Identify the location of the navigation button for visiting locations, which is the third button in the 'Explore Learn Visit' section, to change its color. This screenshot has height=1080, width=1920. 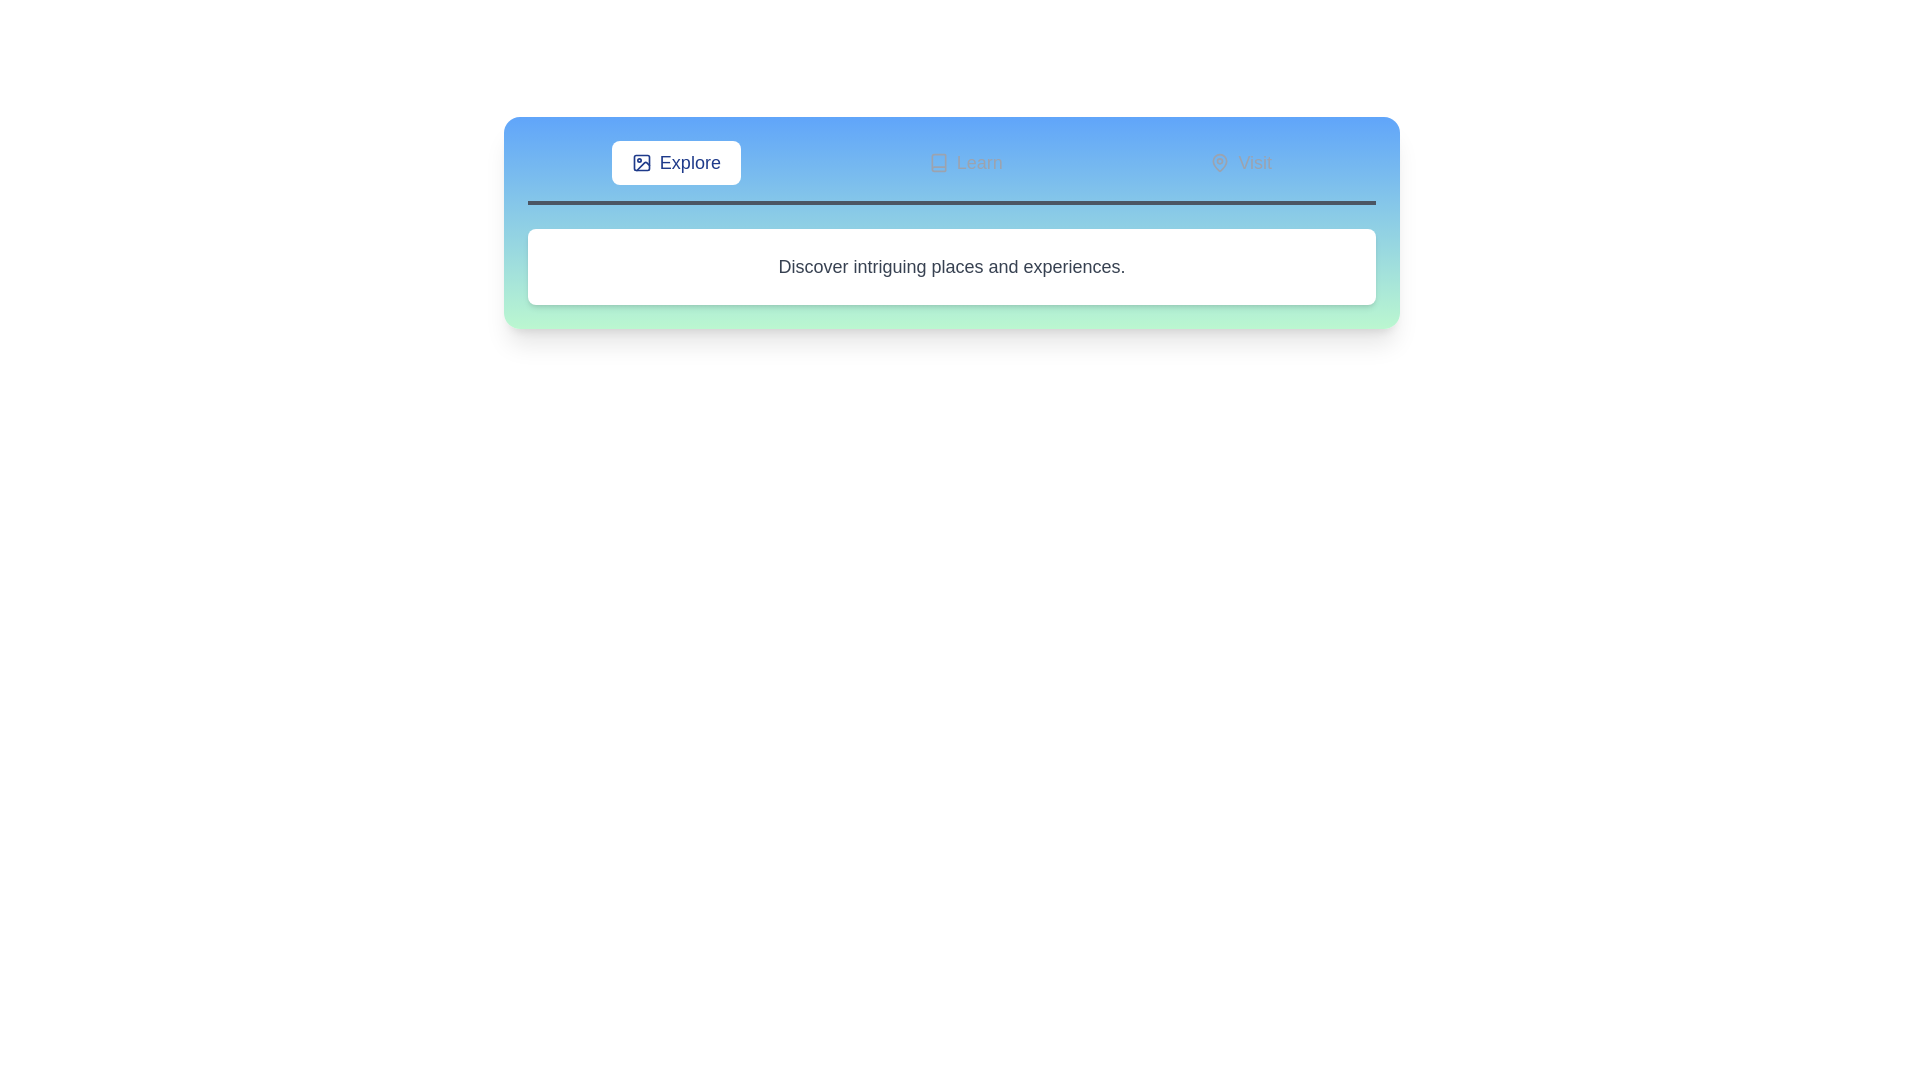
(1240, 161).